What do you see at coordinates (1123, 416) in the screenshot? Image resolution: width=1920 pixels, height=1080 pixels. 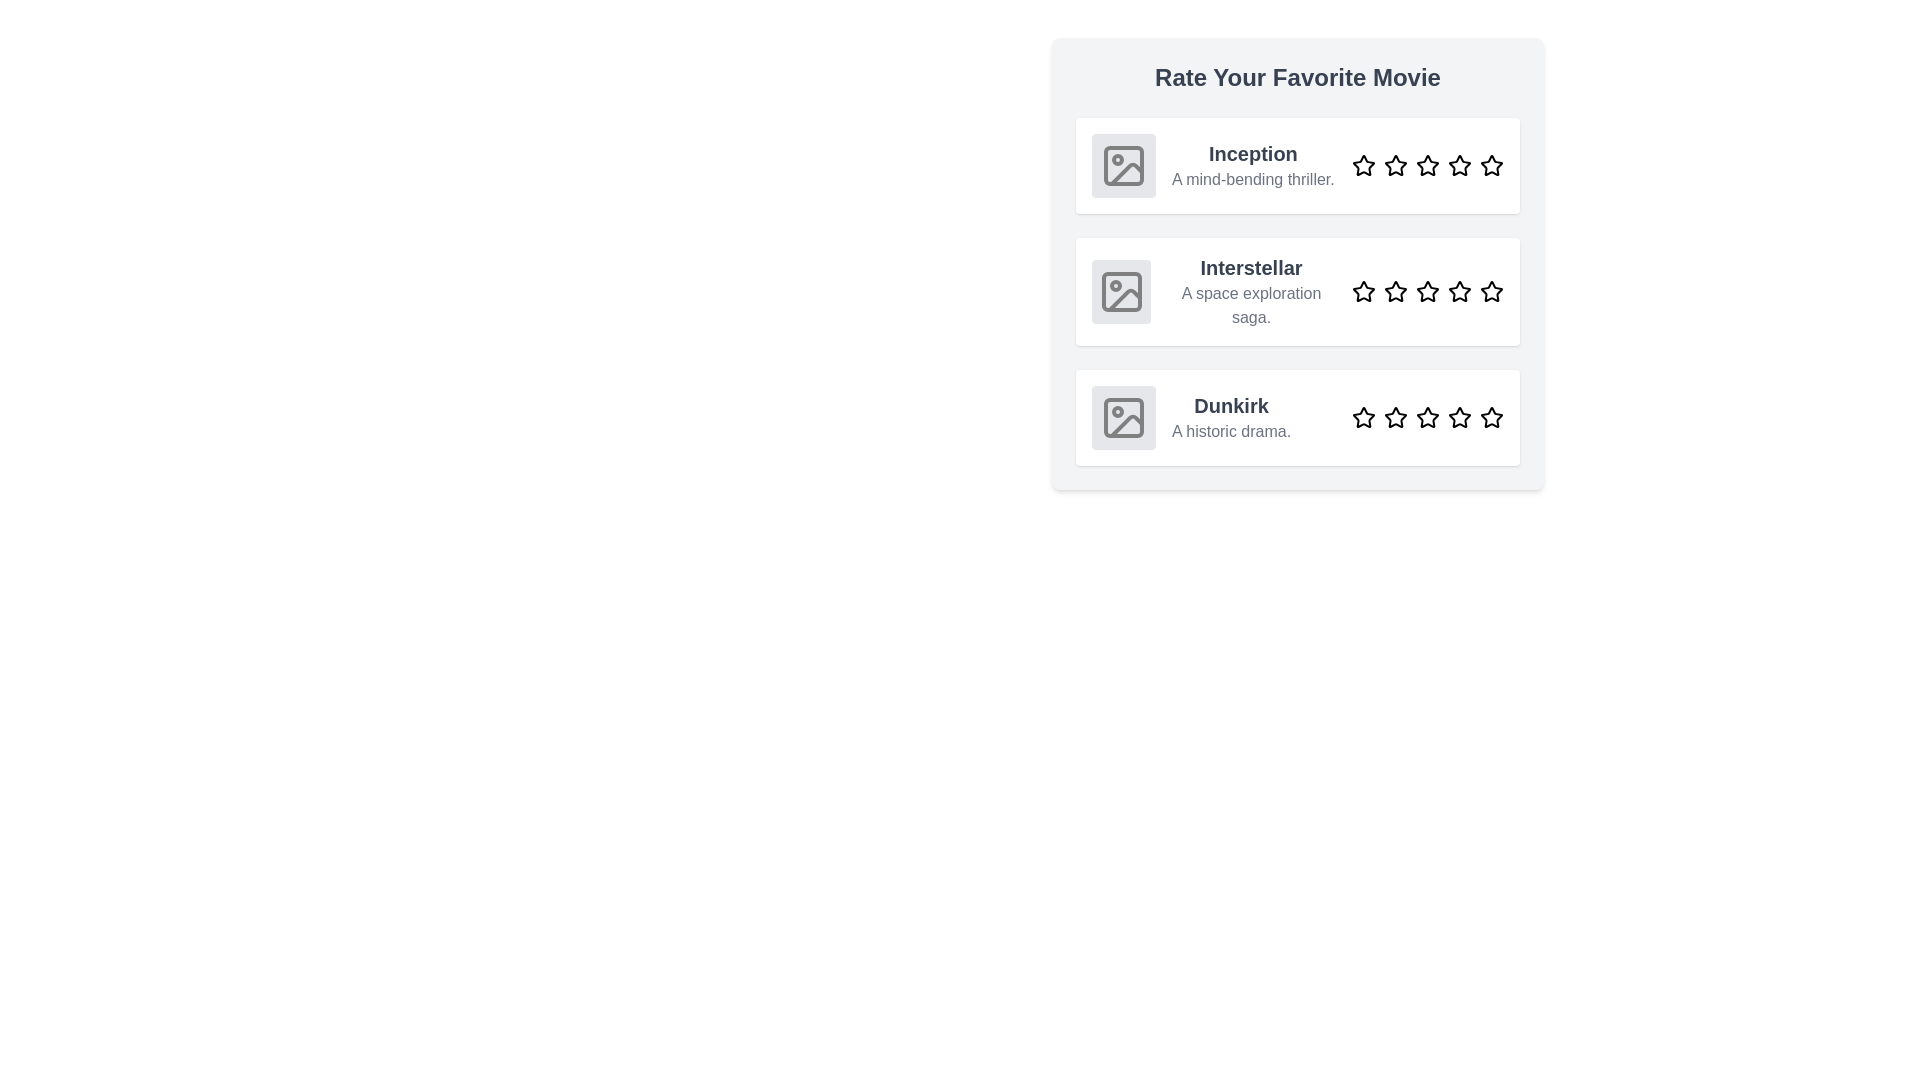 I see `the image placeholder located in the third row of the item card, positioned to the left of the text 'Dunkirk' and 'A historic drama.'` at bounding box center [1123, 416].